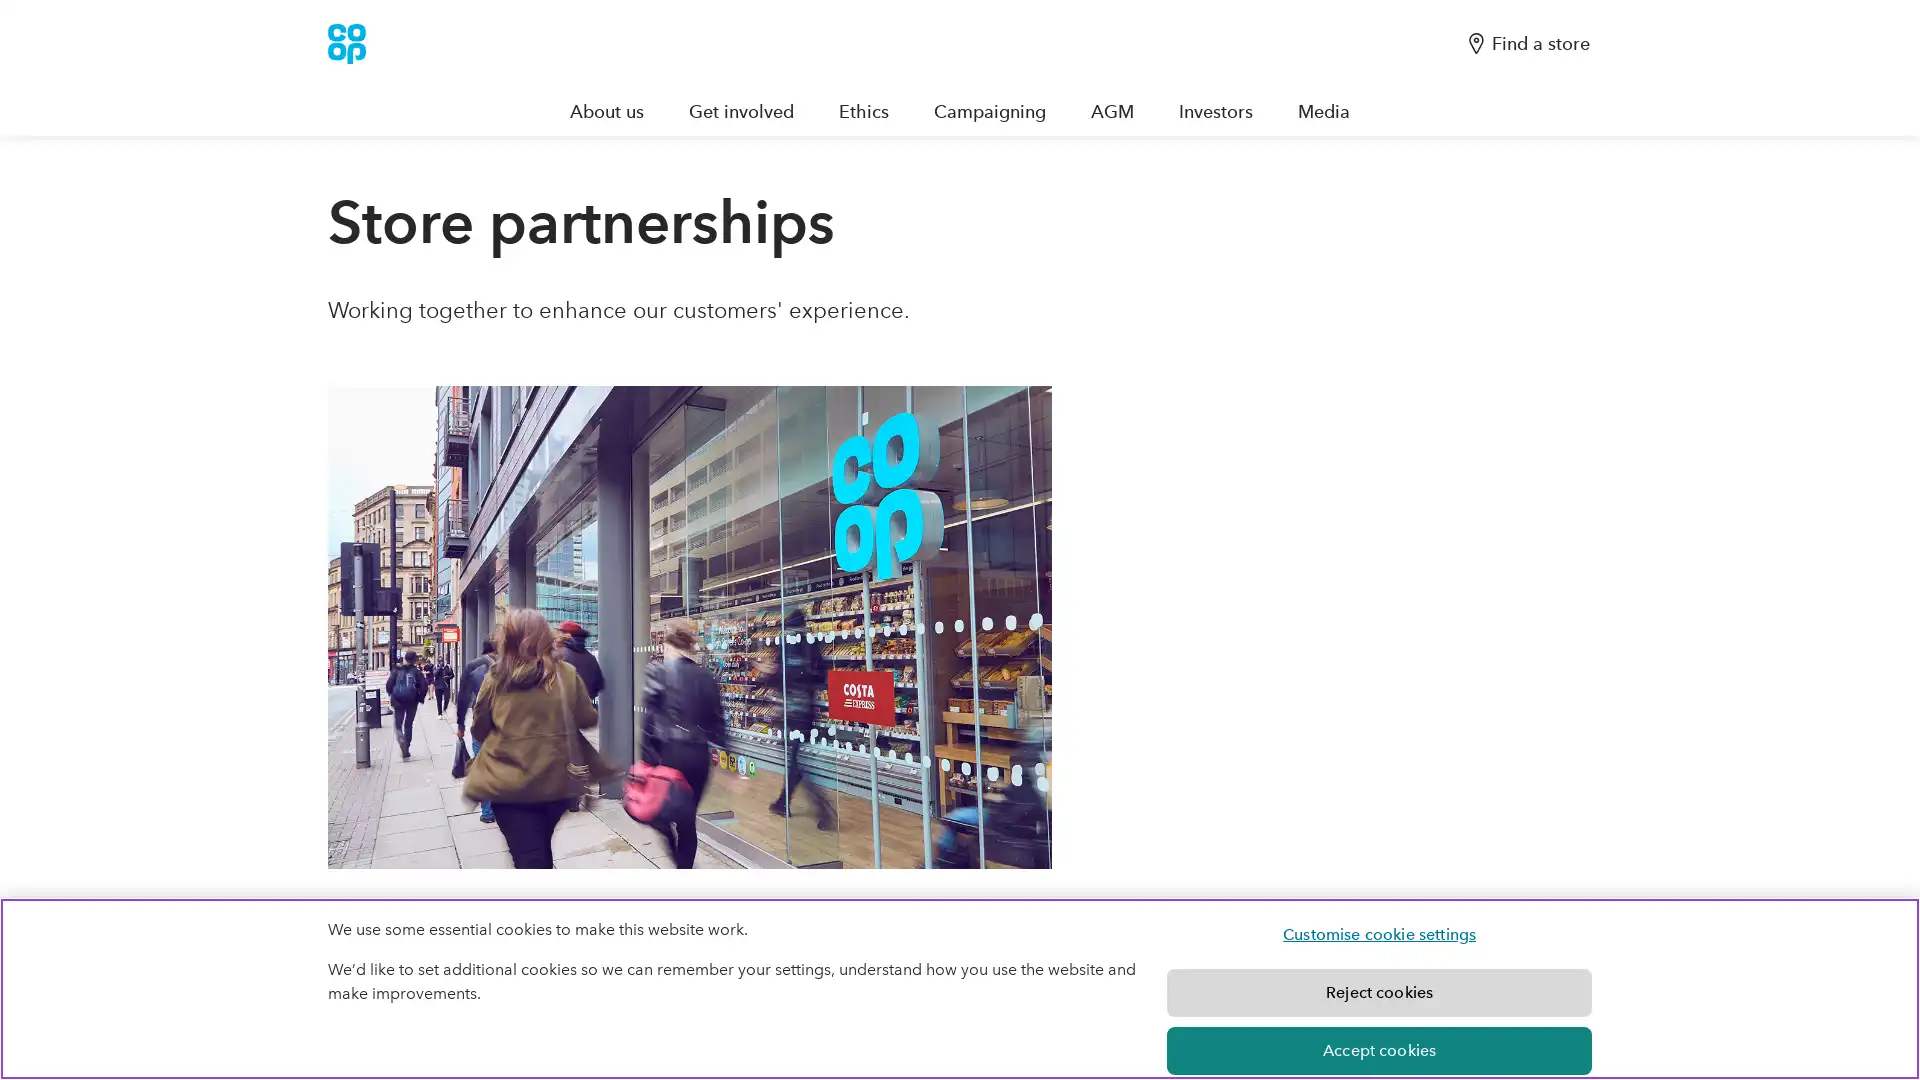 This screenshot has width=1920, height=1080. Describe the element at coordinates (1377, 934) in the screenshot. I see `Customise cookie settings` at that location.